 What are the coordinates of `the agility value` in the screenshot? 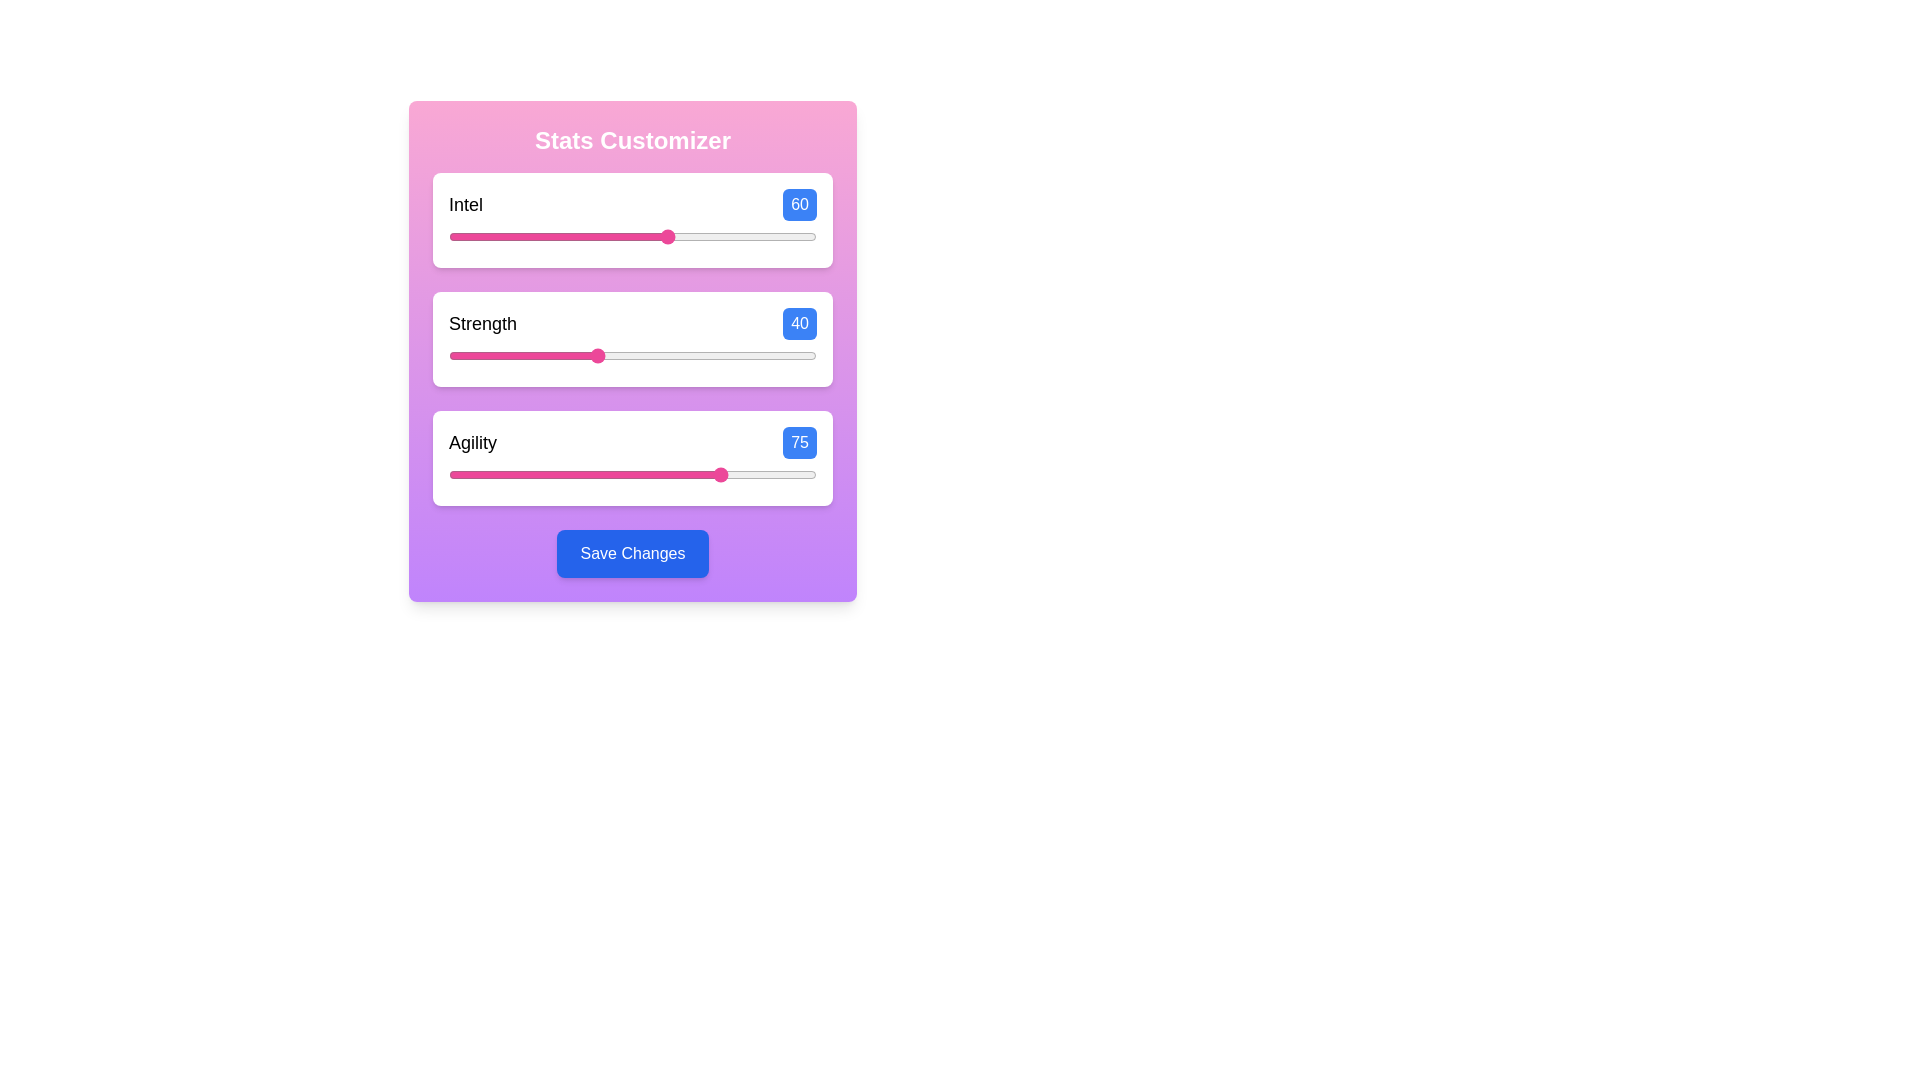 It's located at (647, 474).